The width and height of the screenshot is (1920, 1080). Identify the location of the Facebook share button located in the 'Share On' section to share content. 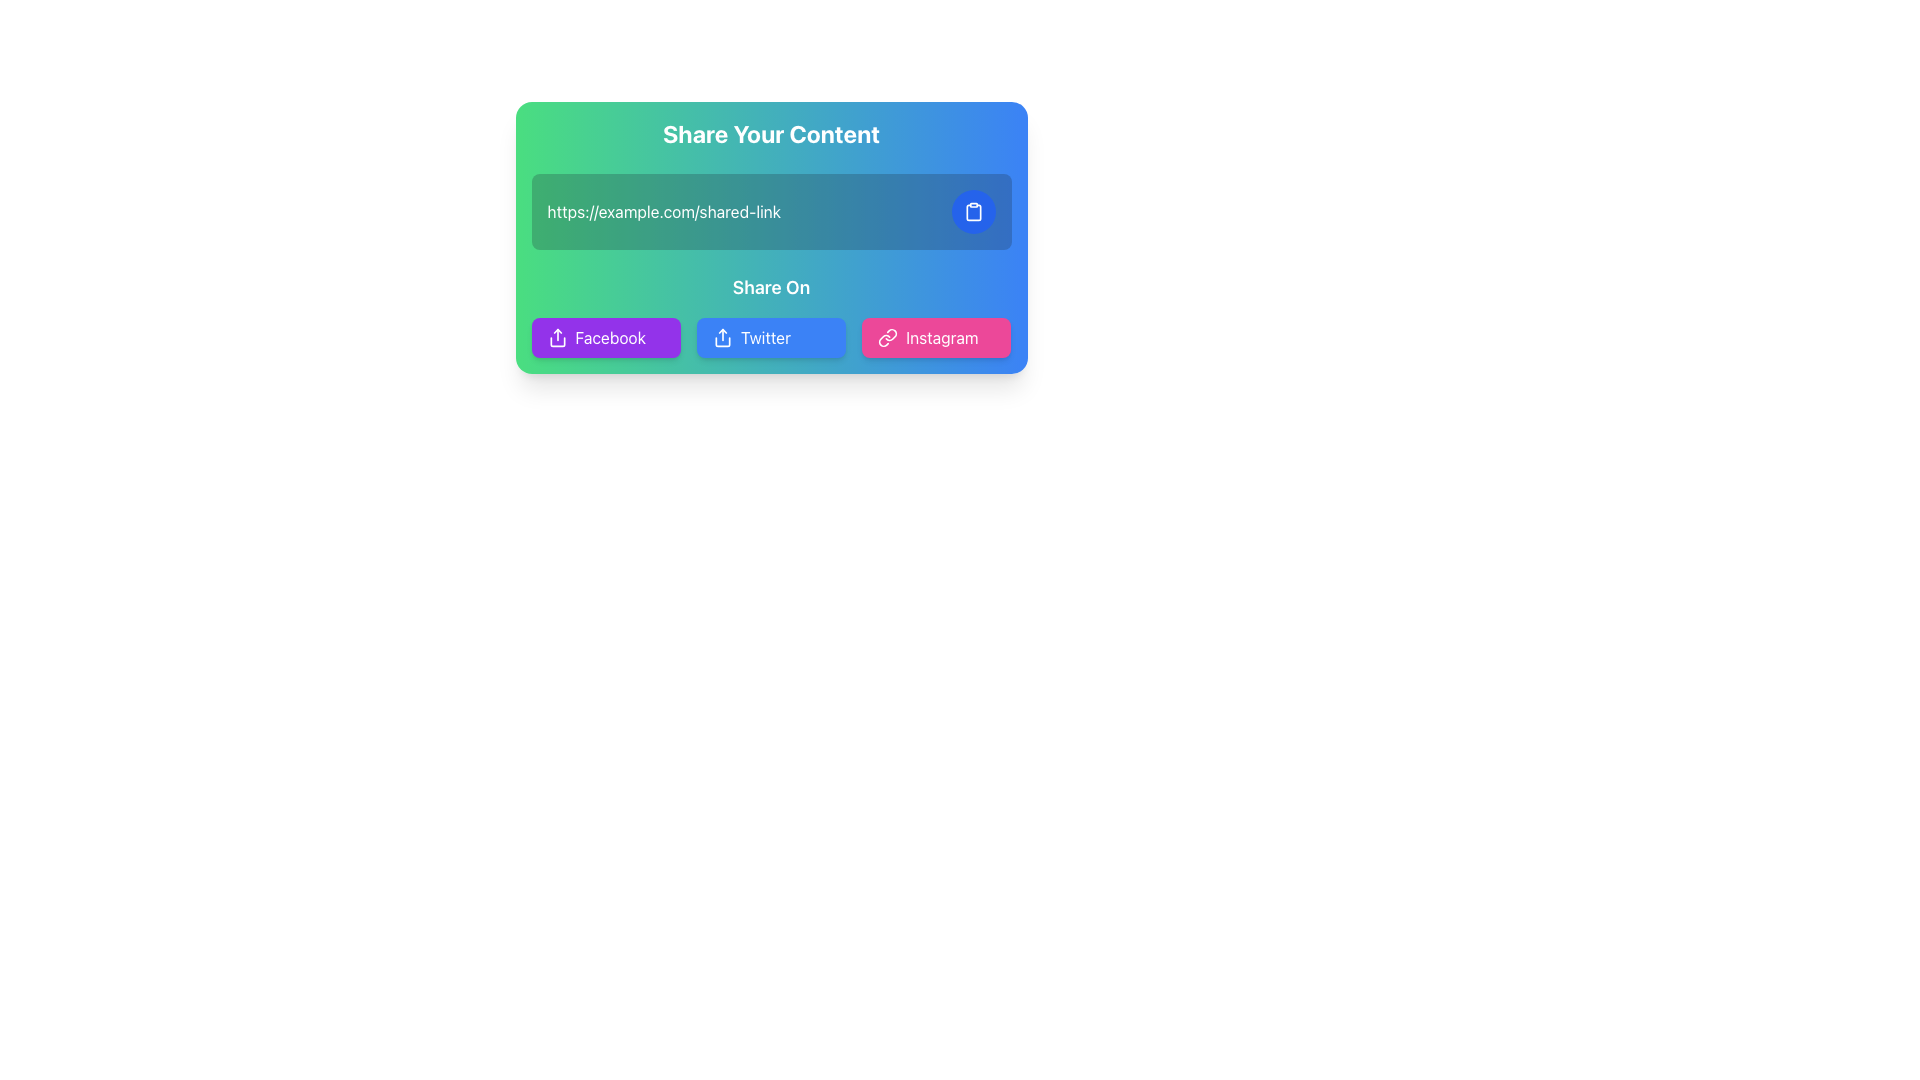
(605, 337).